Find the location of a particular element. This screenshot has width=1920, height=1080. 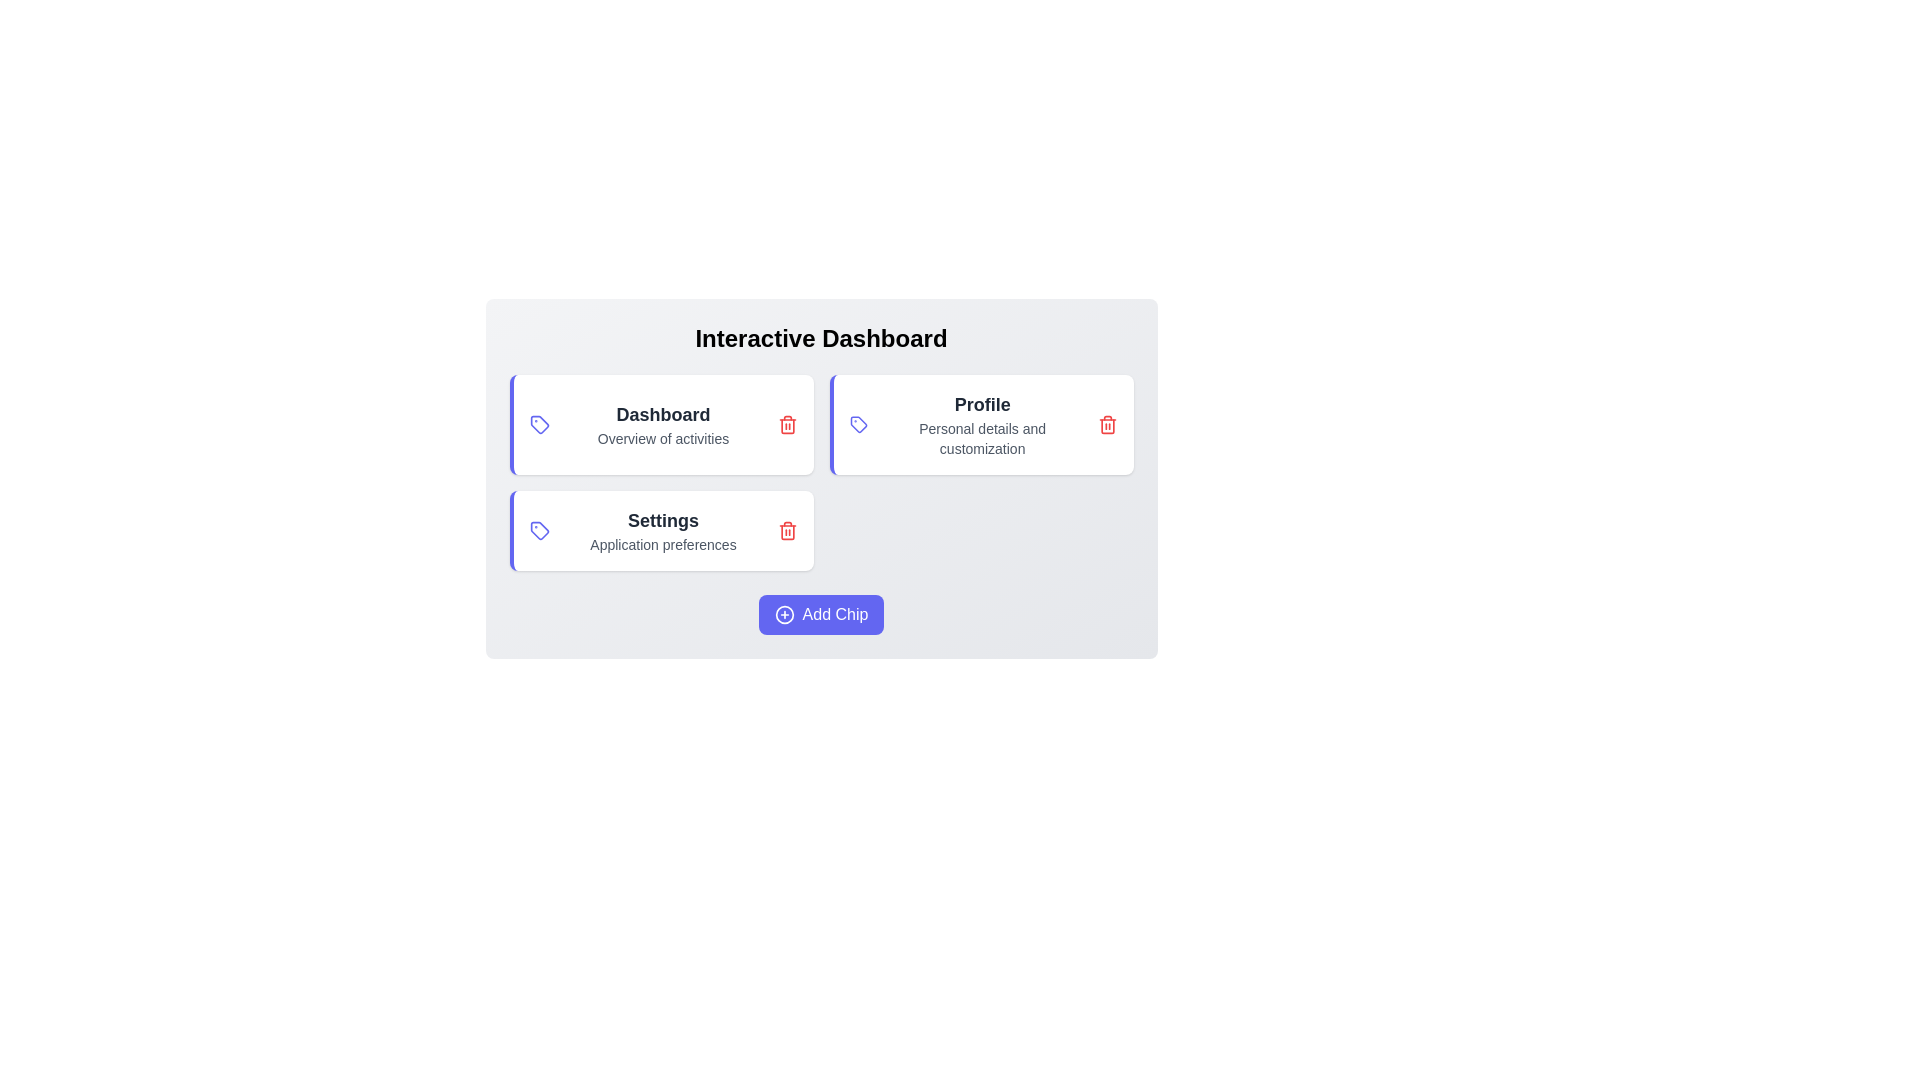

the delete button of the chip labeled Settings is located at coordinates (786, 530).